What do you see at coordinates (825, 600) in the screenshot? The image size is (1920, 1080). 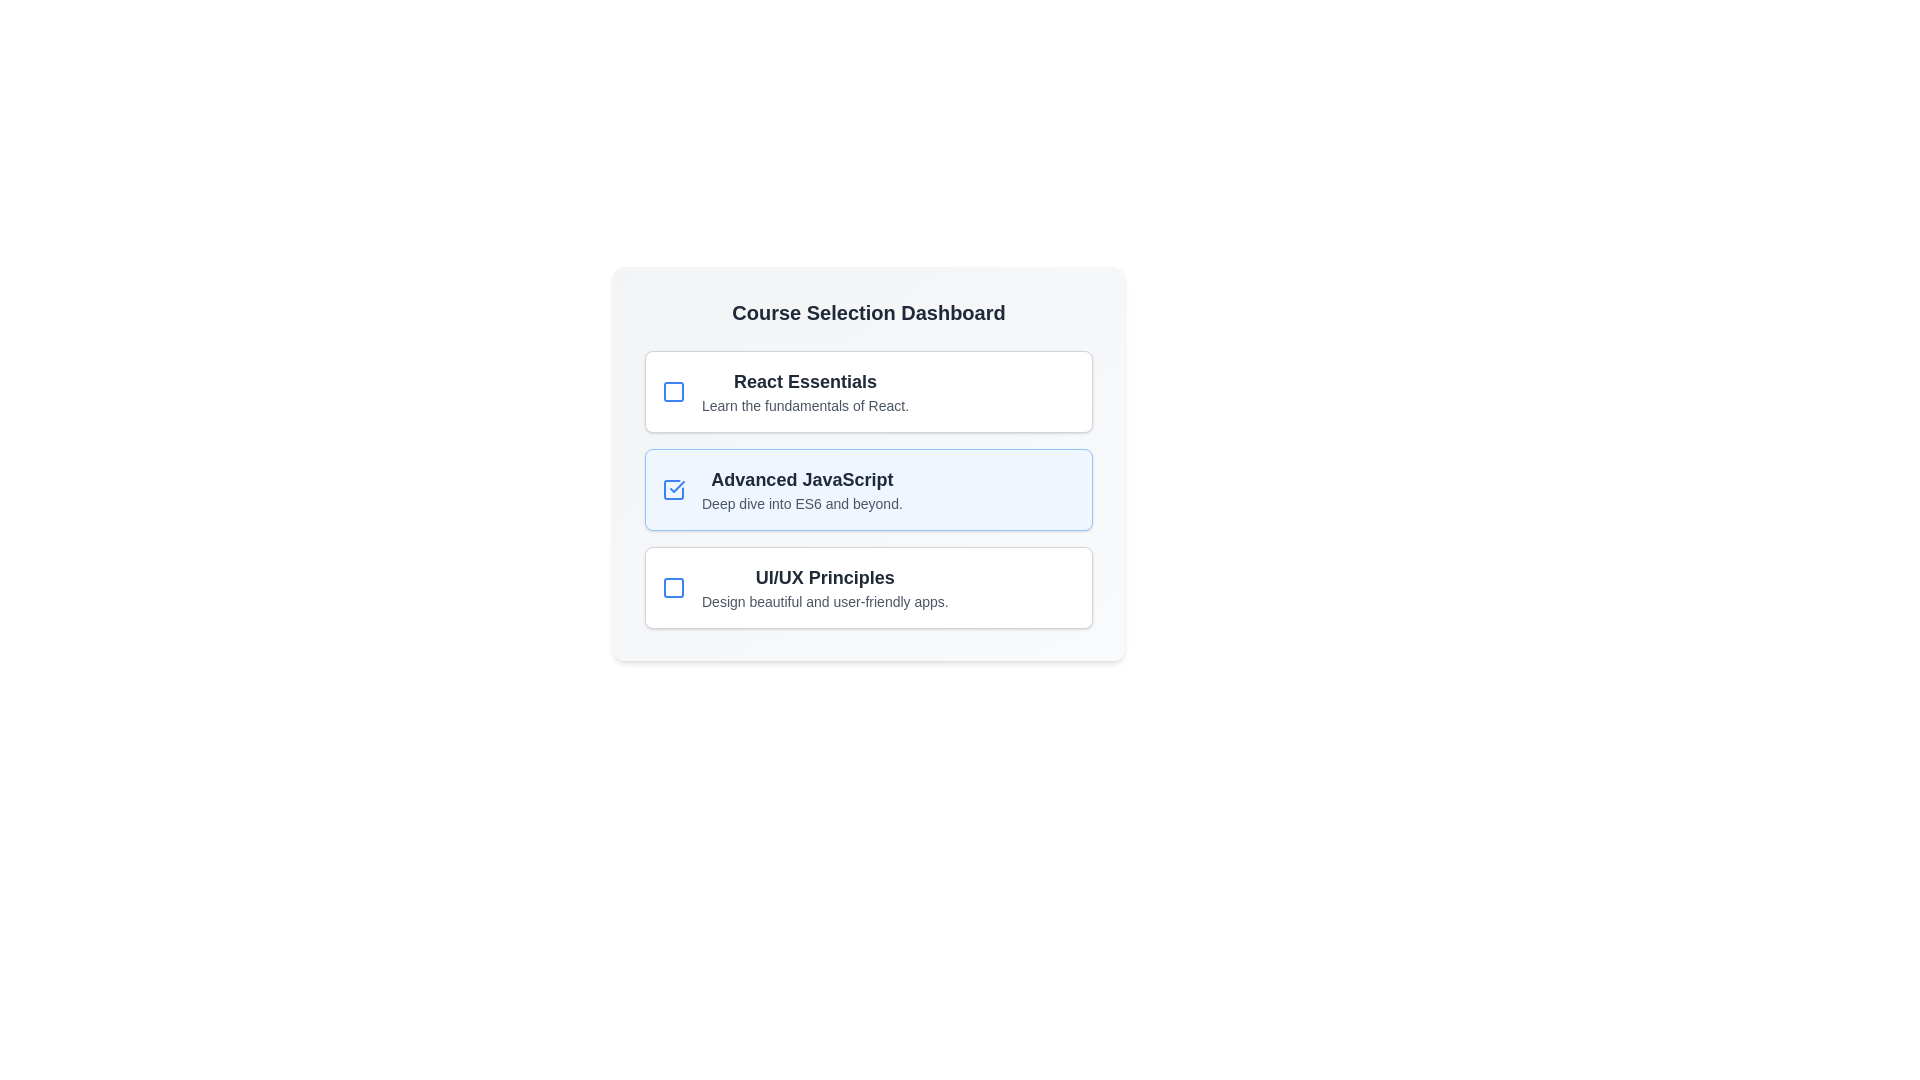 I see `the static text element that reads 'Design beautiful and user-friendly apps.' located under the 'UI/UX Principles' text in the third course card` at bounding box center [825, 600].